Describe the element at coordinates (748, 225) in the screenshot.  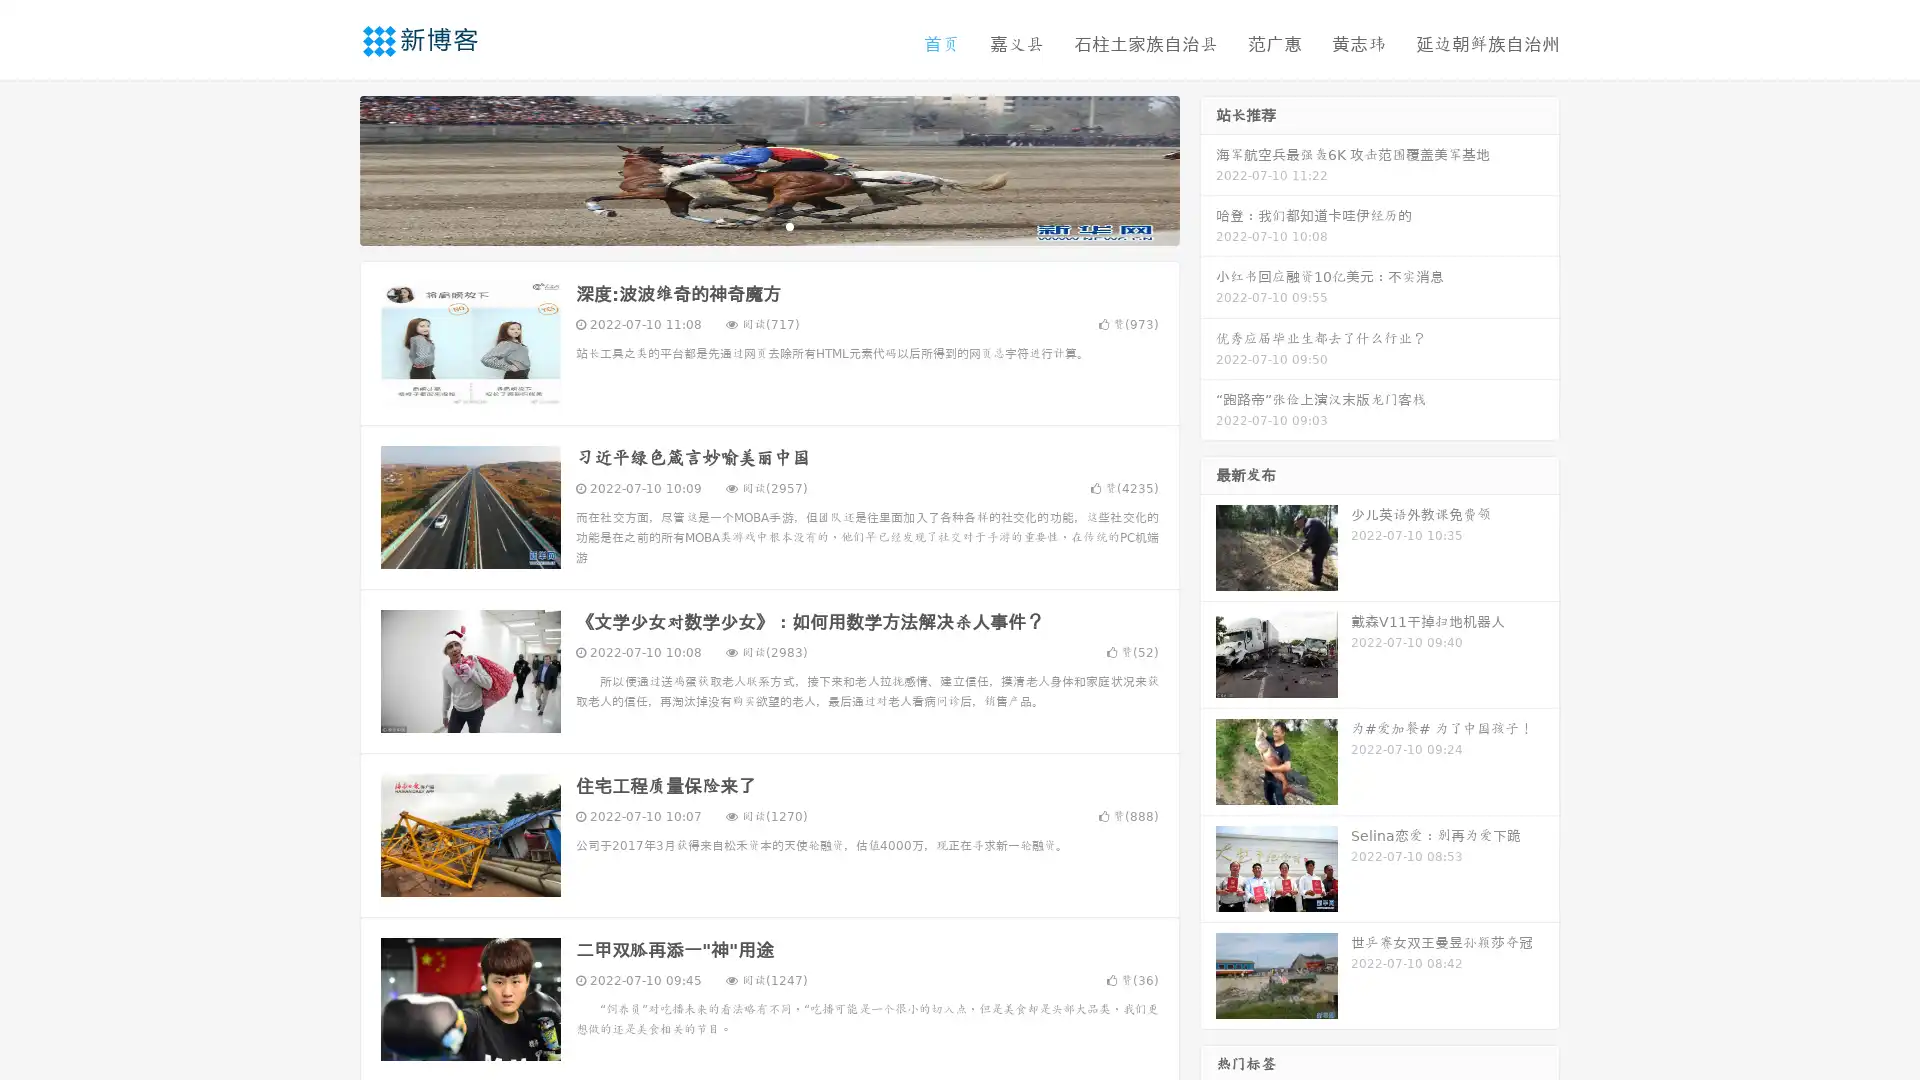
I see `Go to slide 1` at that location.